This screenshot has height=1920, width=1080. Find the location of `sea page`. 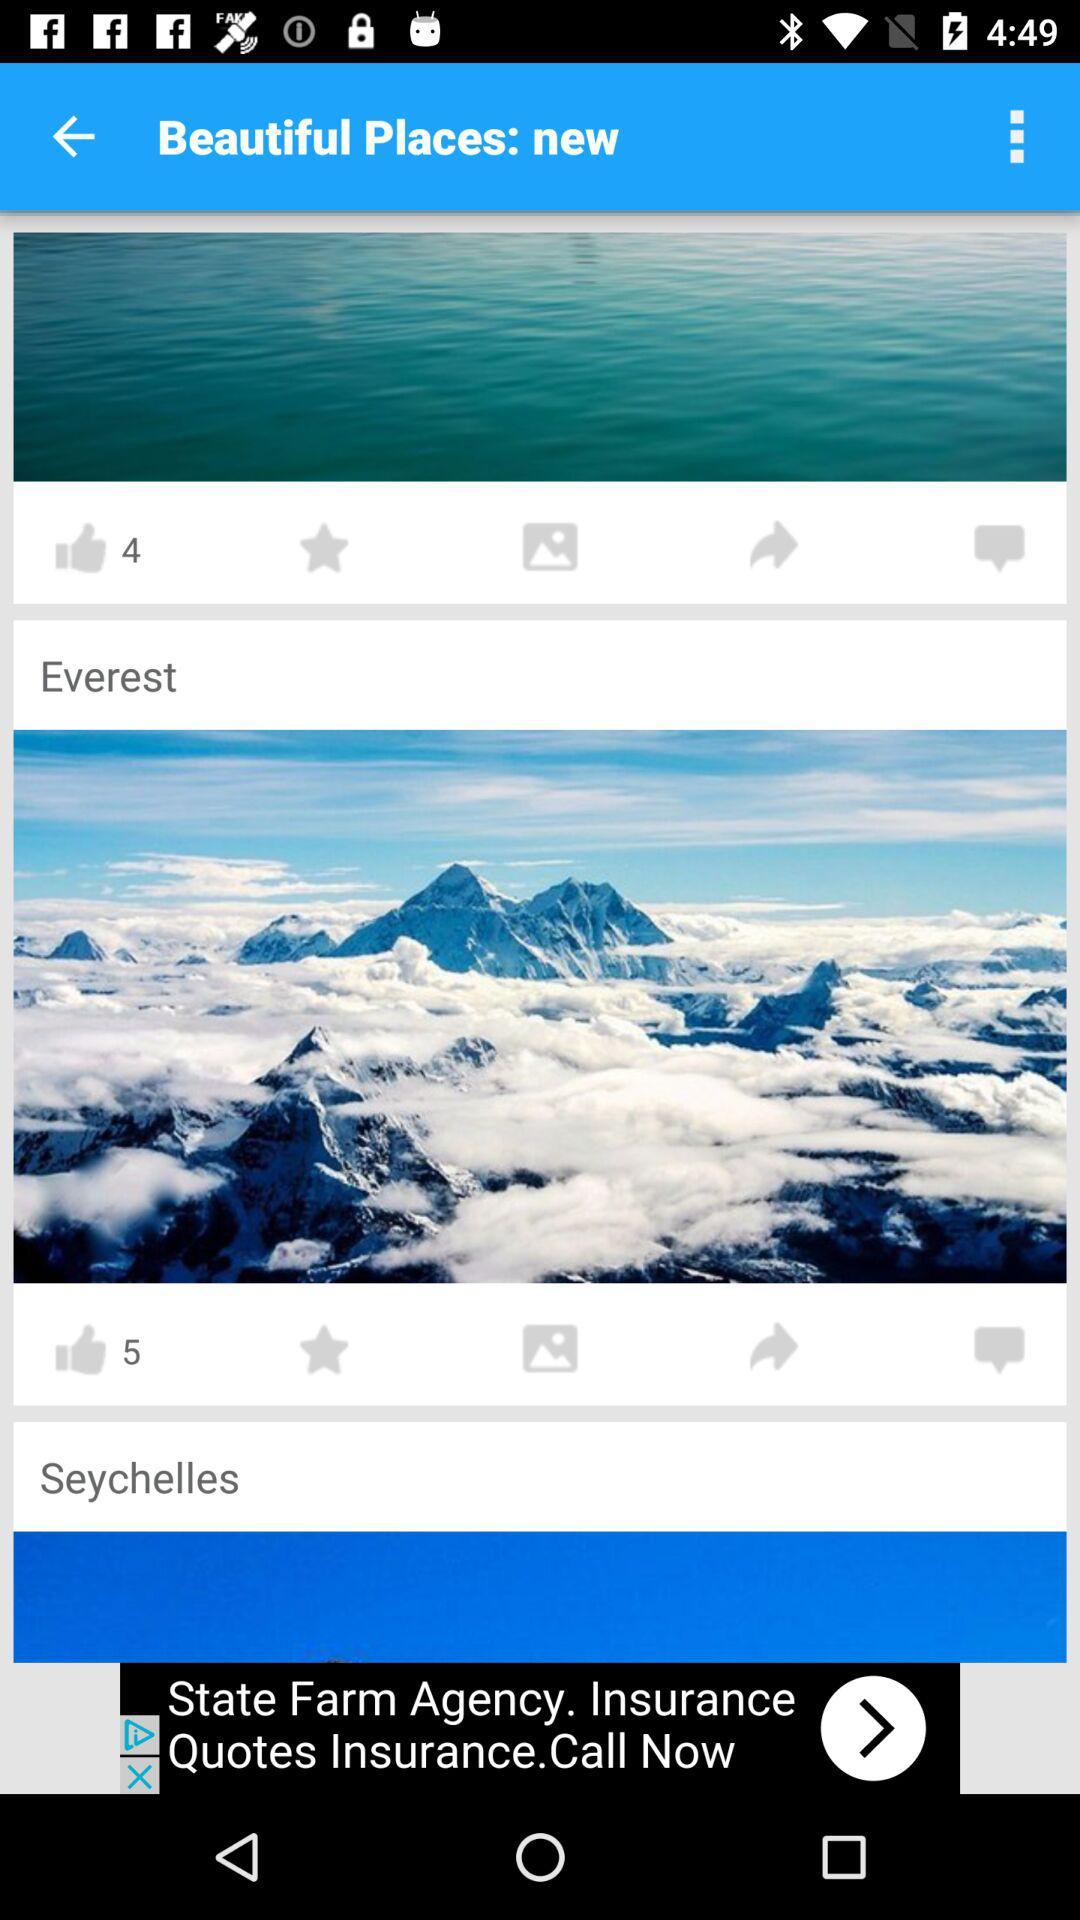

sea page is located at coordinates (540, 356).